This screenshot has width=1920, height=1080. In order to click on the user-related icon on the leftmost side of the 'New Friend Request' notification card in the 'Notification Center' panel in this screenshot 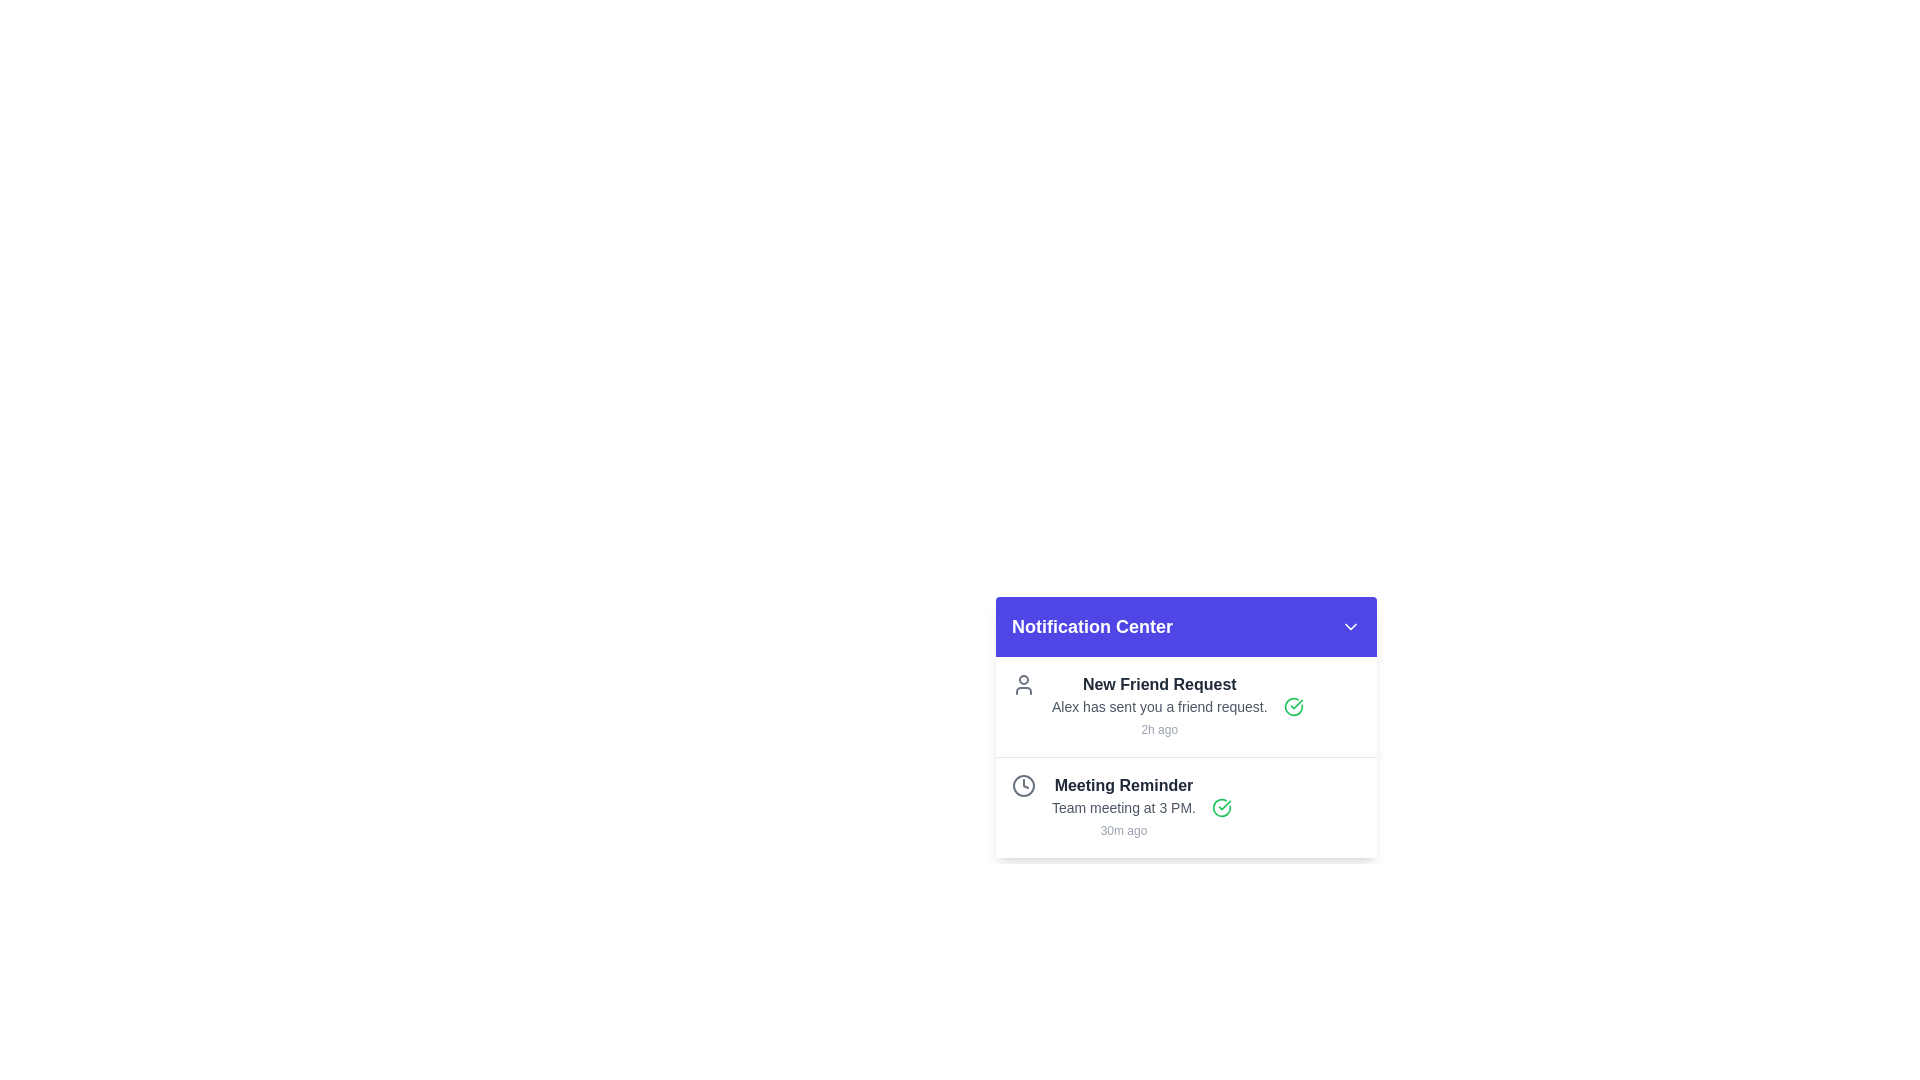, I will do `click(1023, 684)`.